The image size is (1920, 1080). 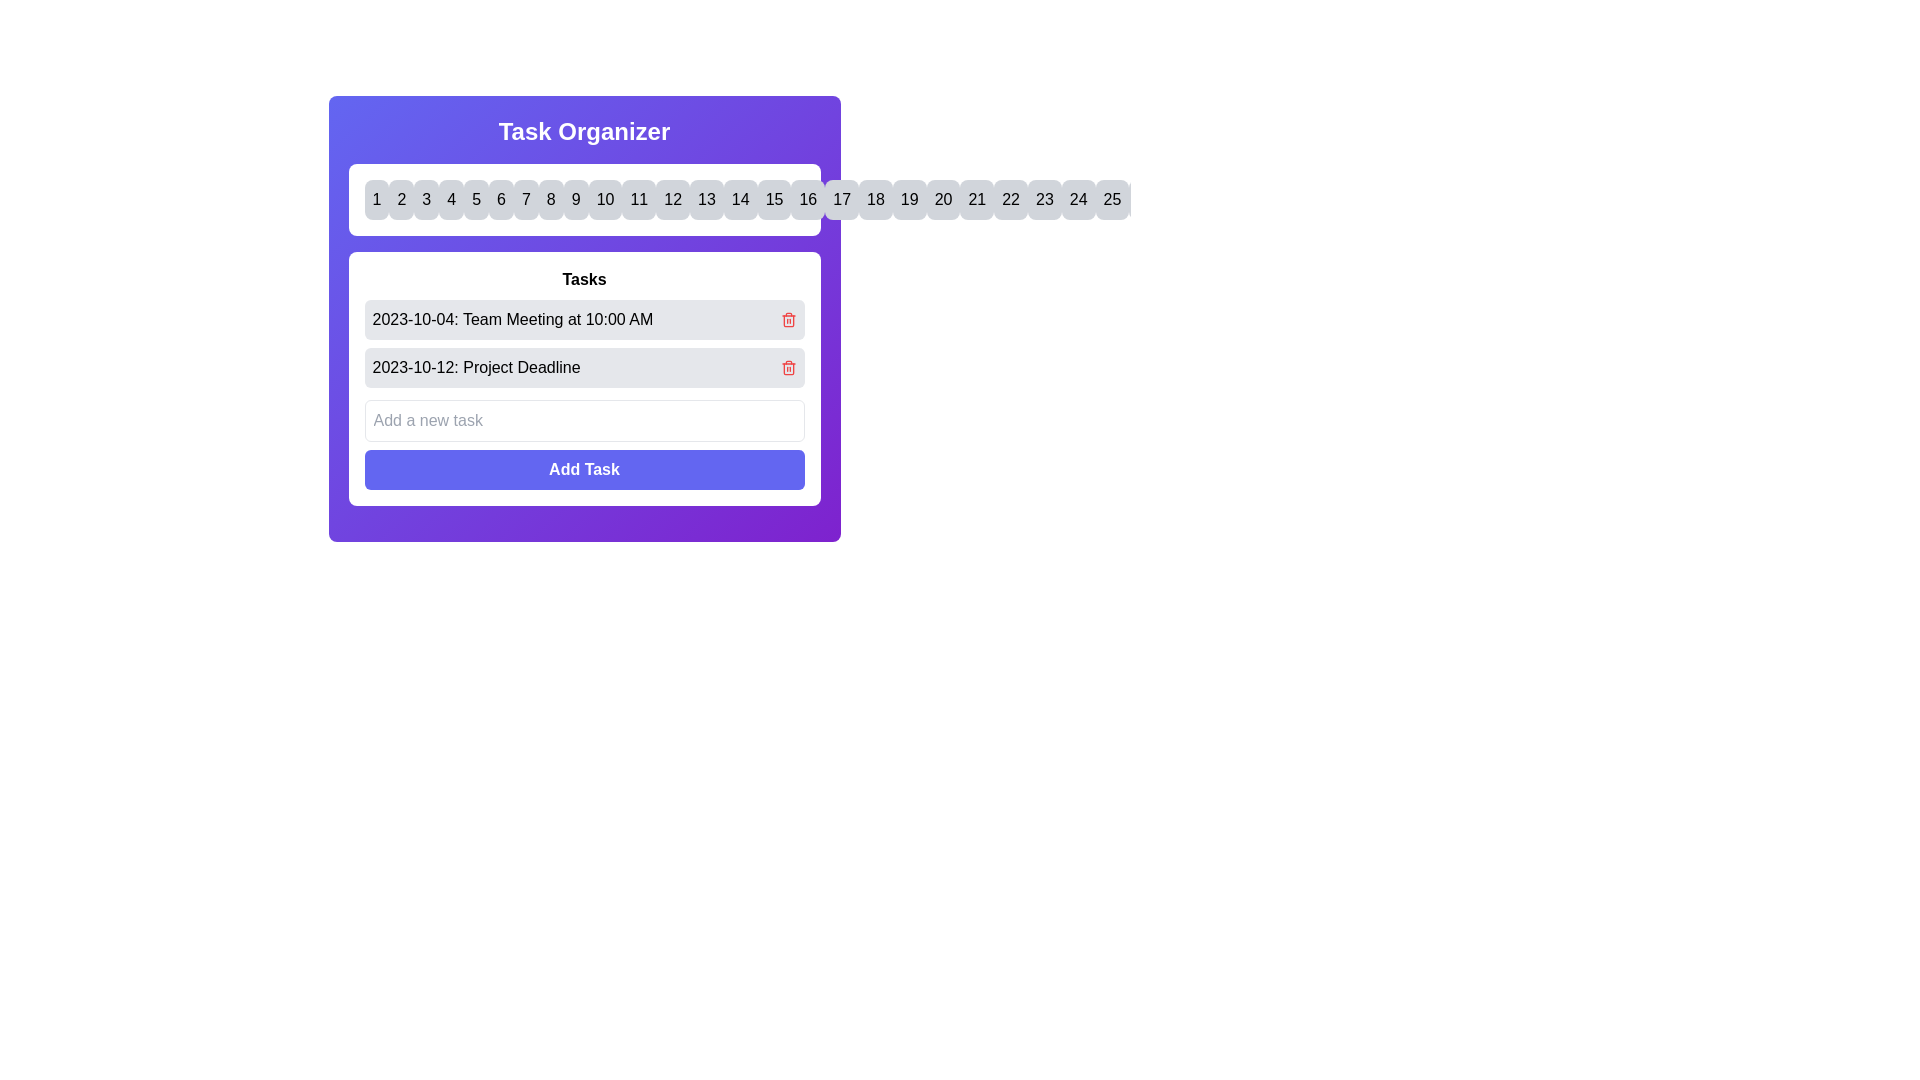 What do you see at coordinates (512, 319) in the screenshot?
I see `text content of the first text label displaying a scheduled event or task in the upper portion of the task list` at bounding box center [512, 319].